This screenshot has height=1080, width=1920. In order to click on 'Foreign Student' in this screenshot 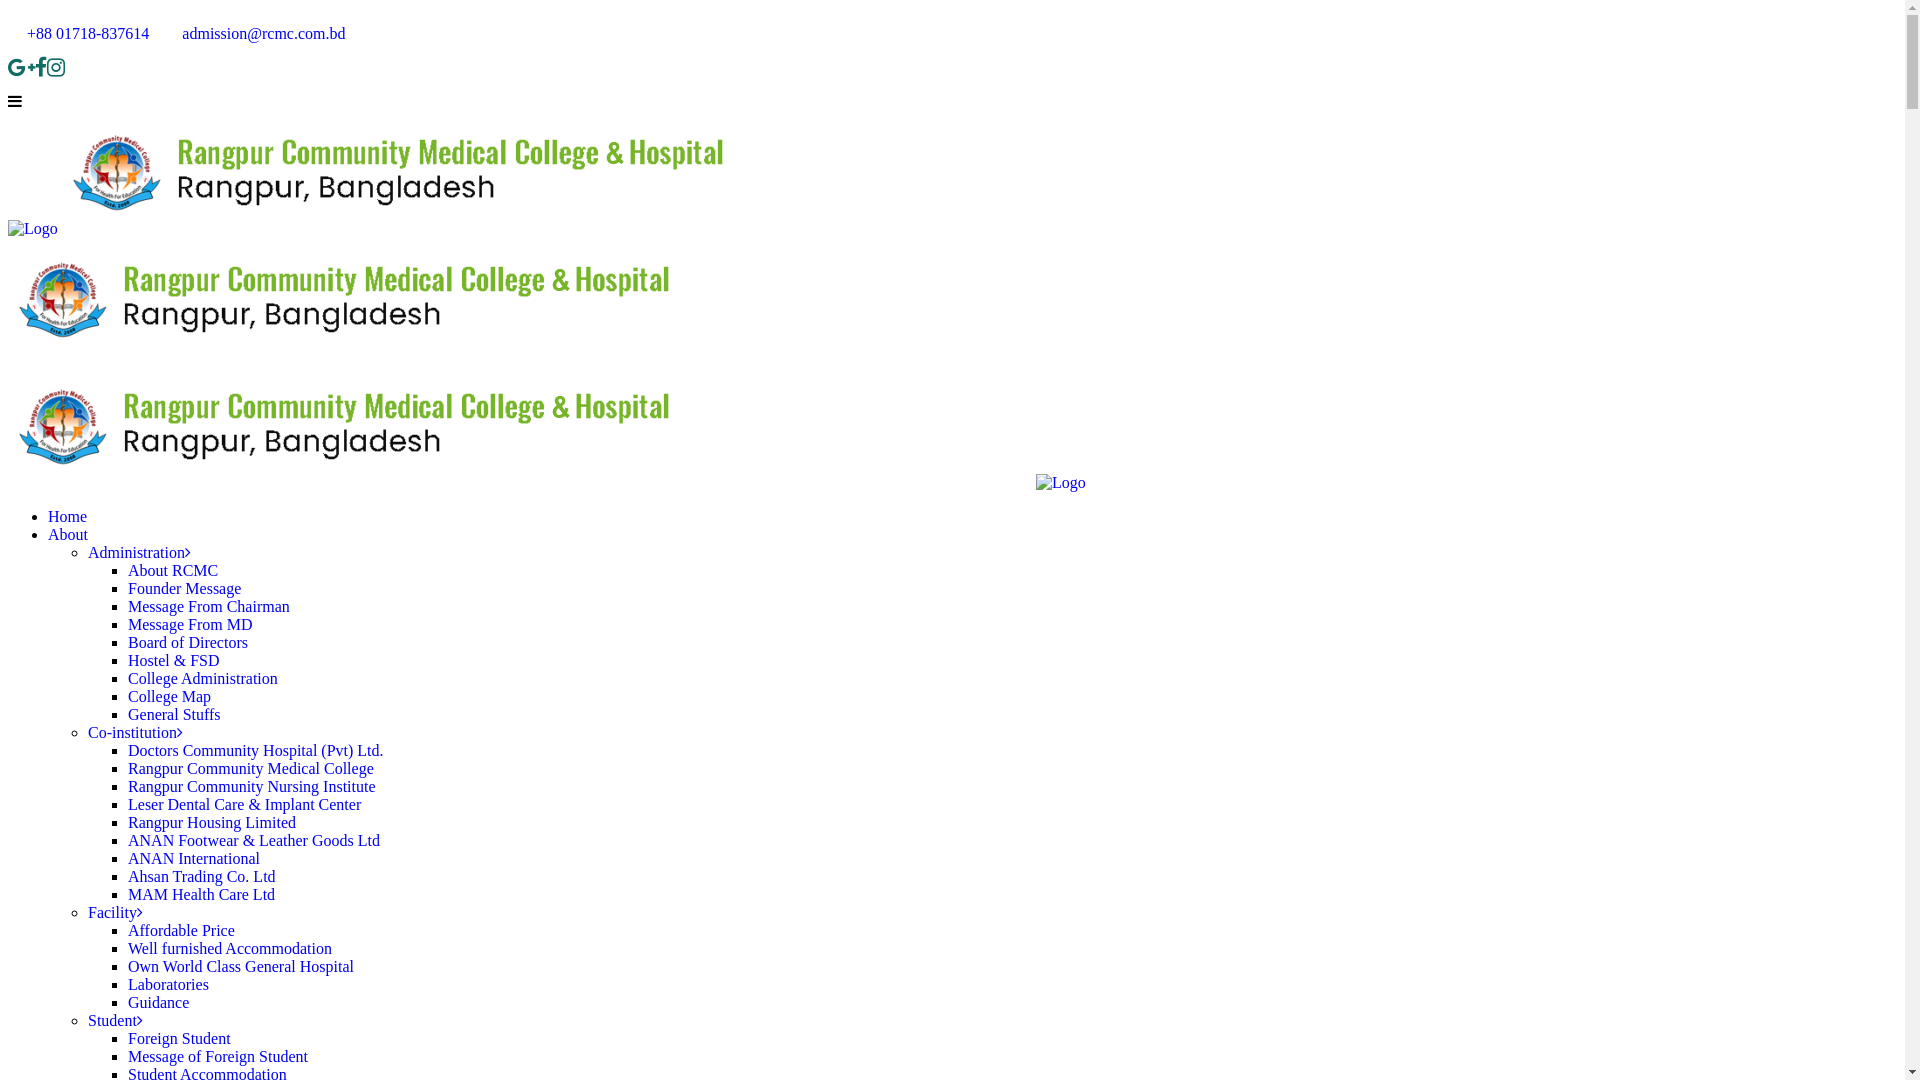, I will do `click(179, 1037)`.